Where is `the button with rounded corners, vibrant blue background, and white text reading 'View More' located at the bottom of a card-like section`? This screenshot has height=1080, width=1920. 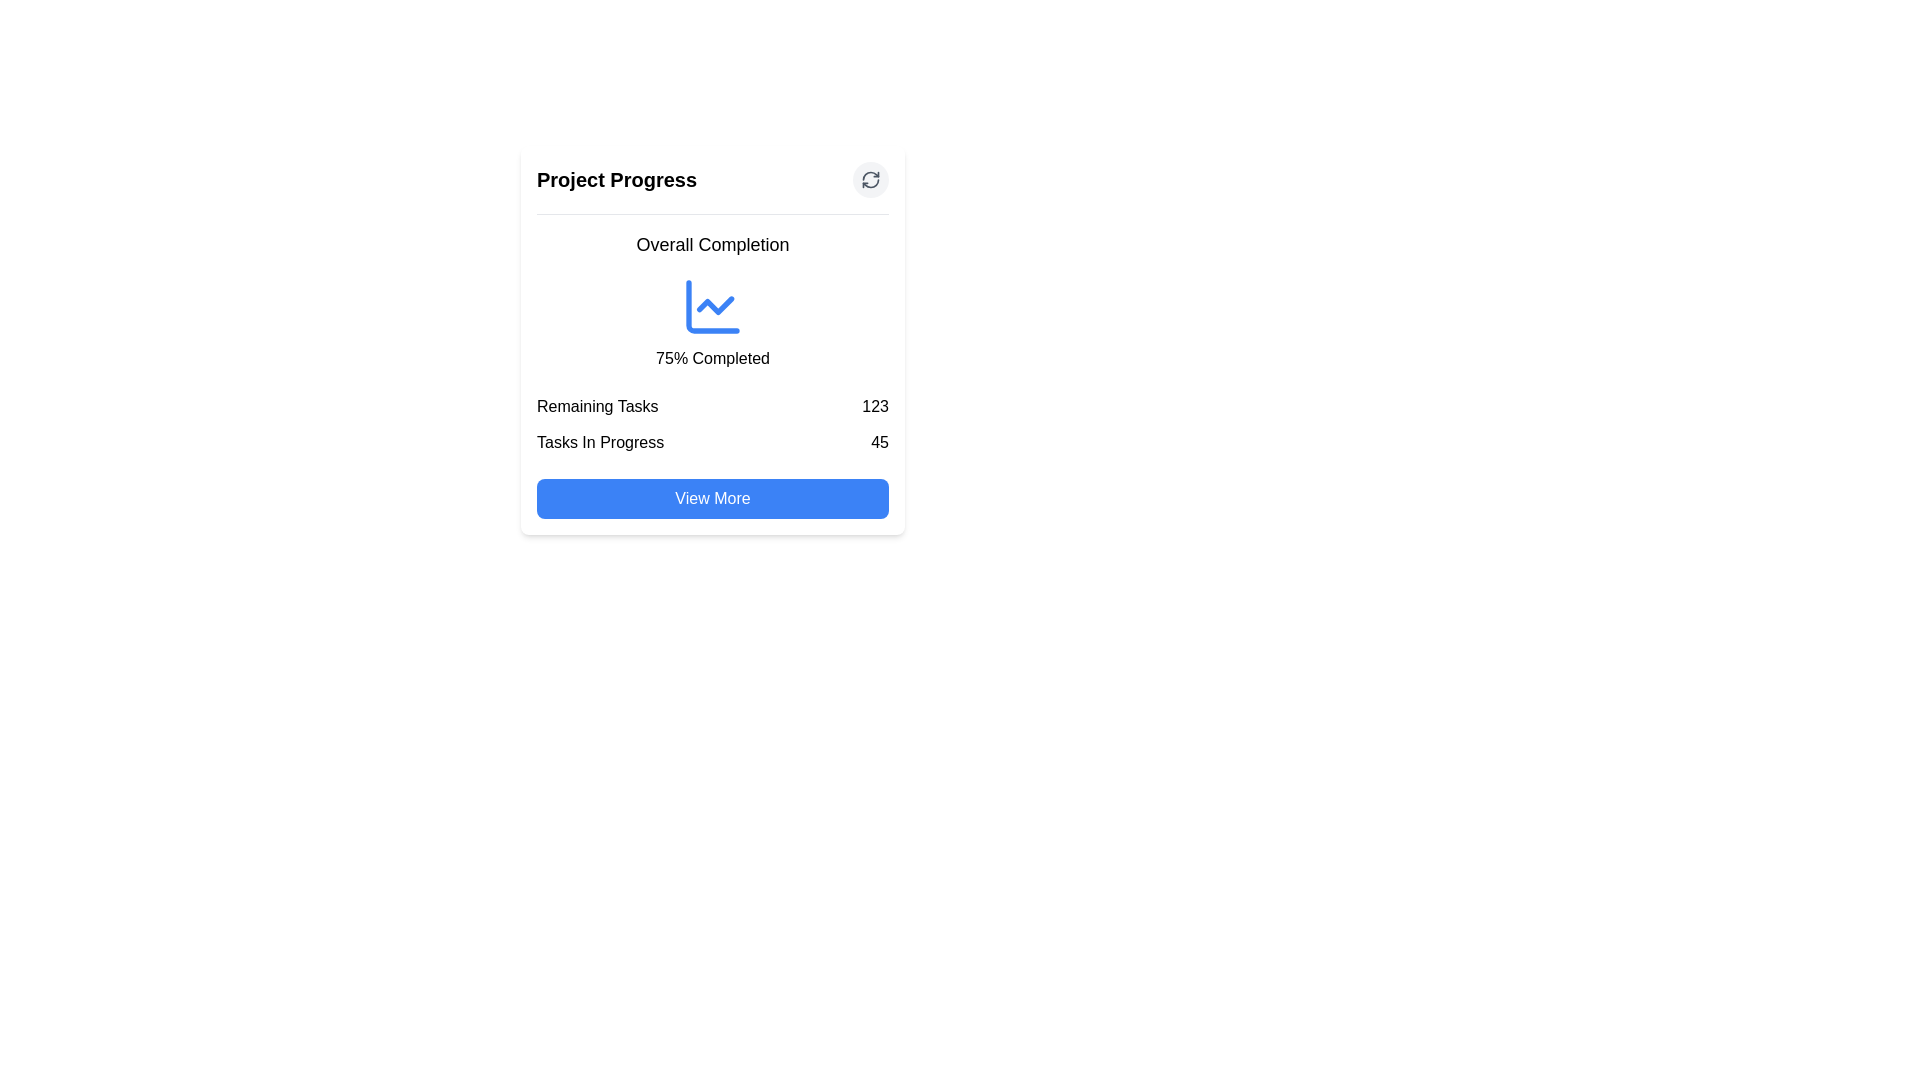 the button with rounded corners, vibrant blue background, and white text reading 'View More' located at the bottom of a card-like section is located at coordinates (713, 497).